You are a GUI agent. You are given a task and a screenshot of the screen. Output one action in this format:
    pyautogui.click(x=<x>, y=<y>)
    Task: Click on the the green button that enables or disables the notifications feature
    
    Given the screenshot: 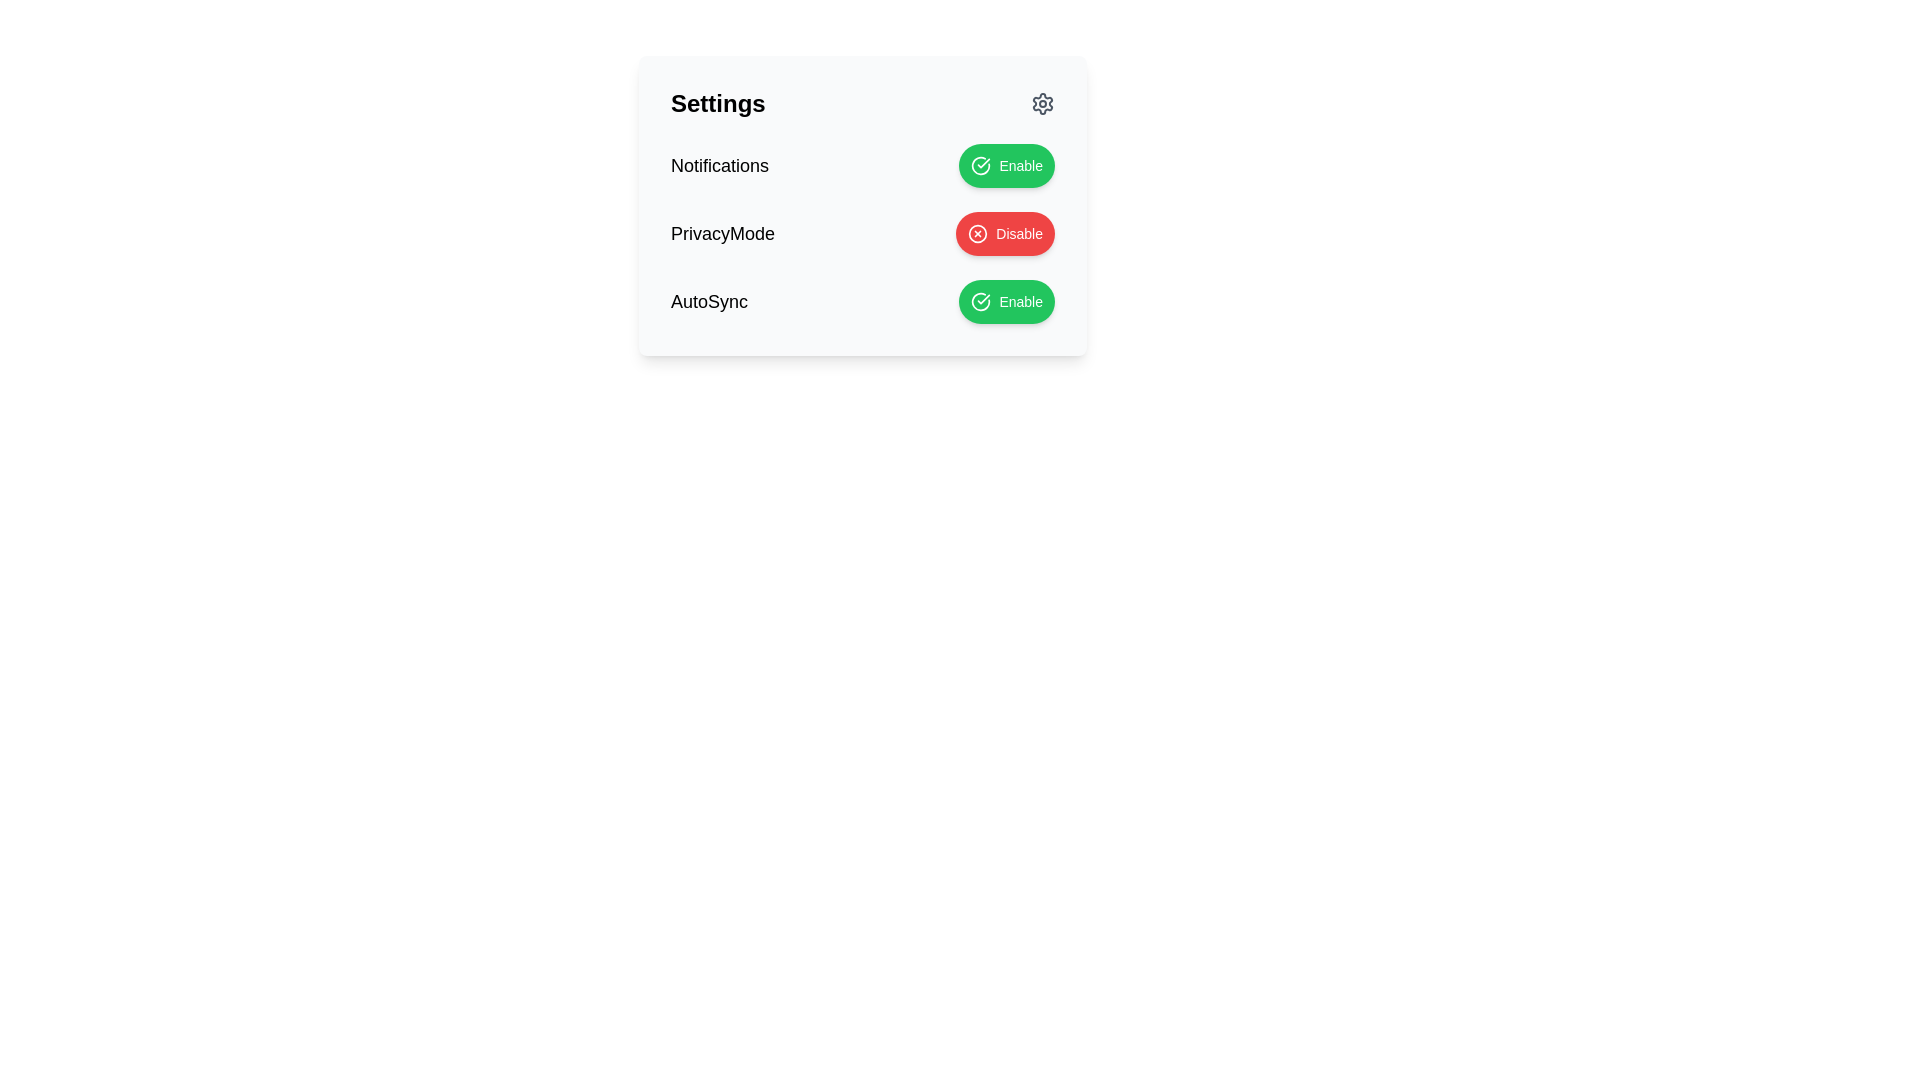 What is the action you would take?
    pyautogui.click(x=863, y=164)
    